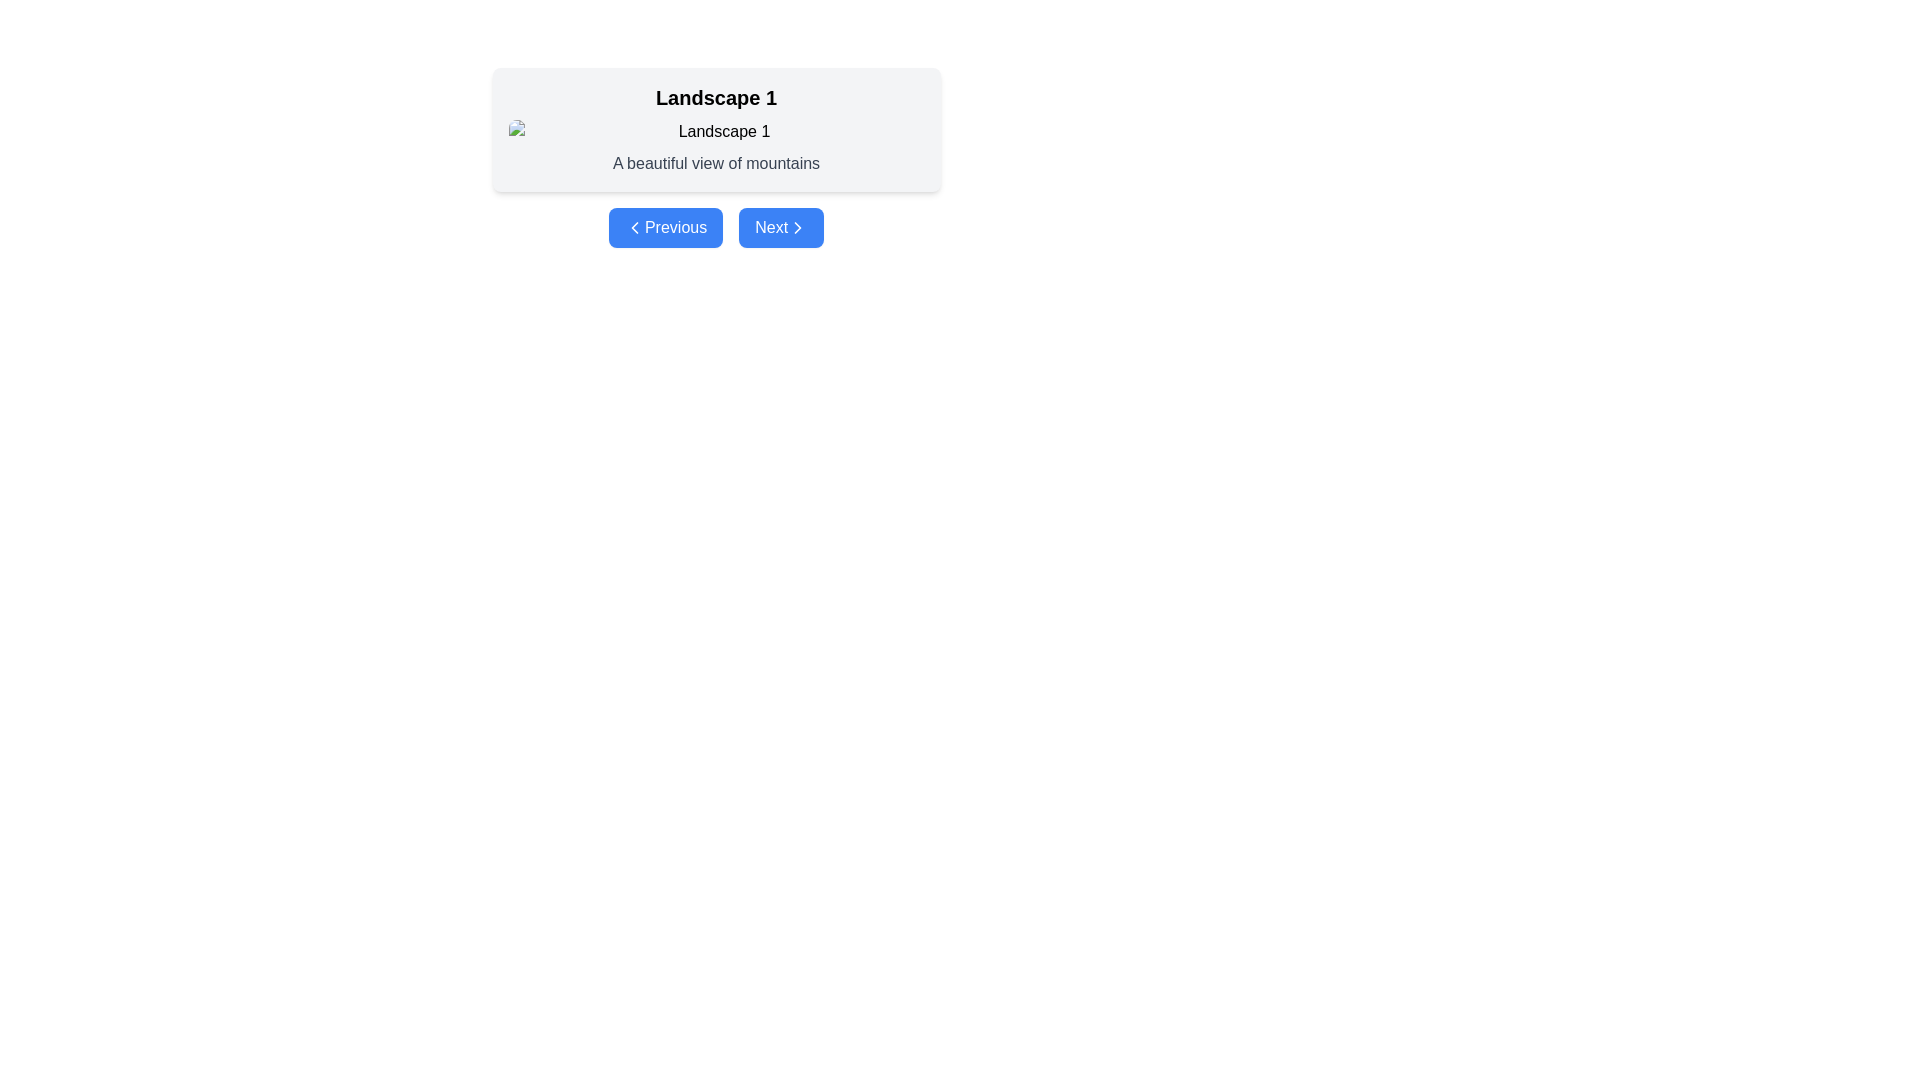  Describe the element at coordinates (716, 131) in the screenshot. I see `the image placeholder with rounded corners, located below the heading 'Landscape 1' and above the text 'A beautiful view of mountains'` at that location.